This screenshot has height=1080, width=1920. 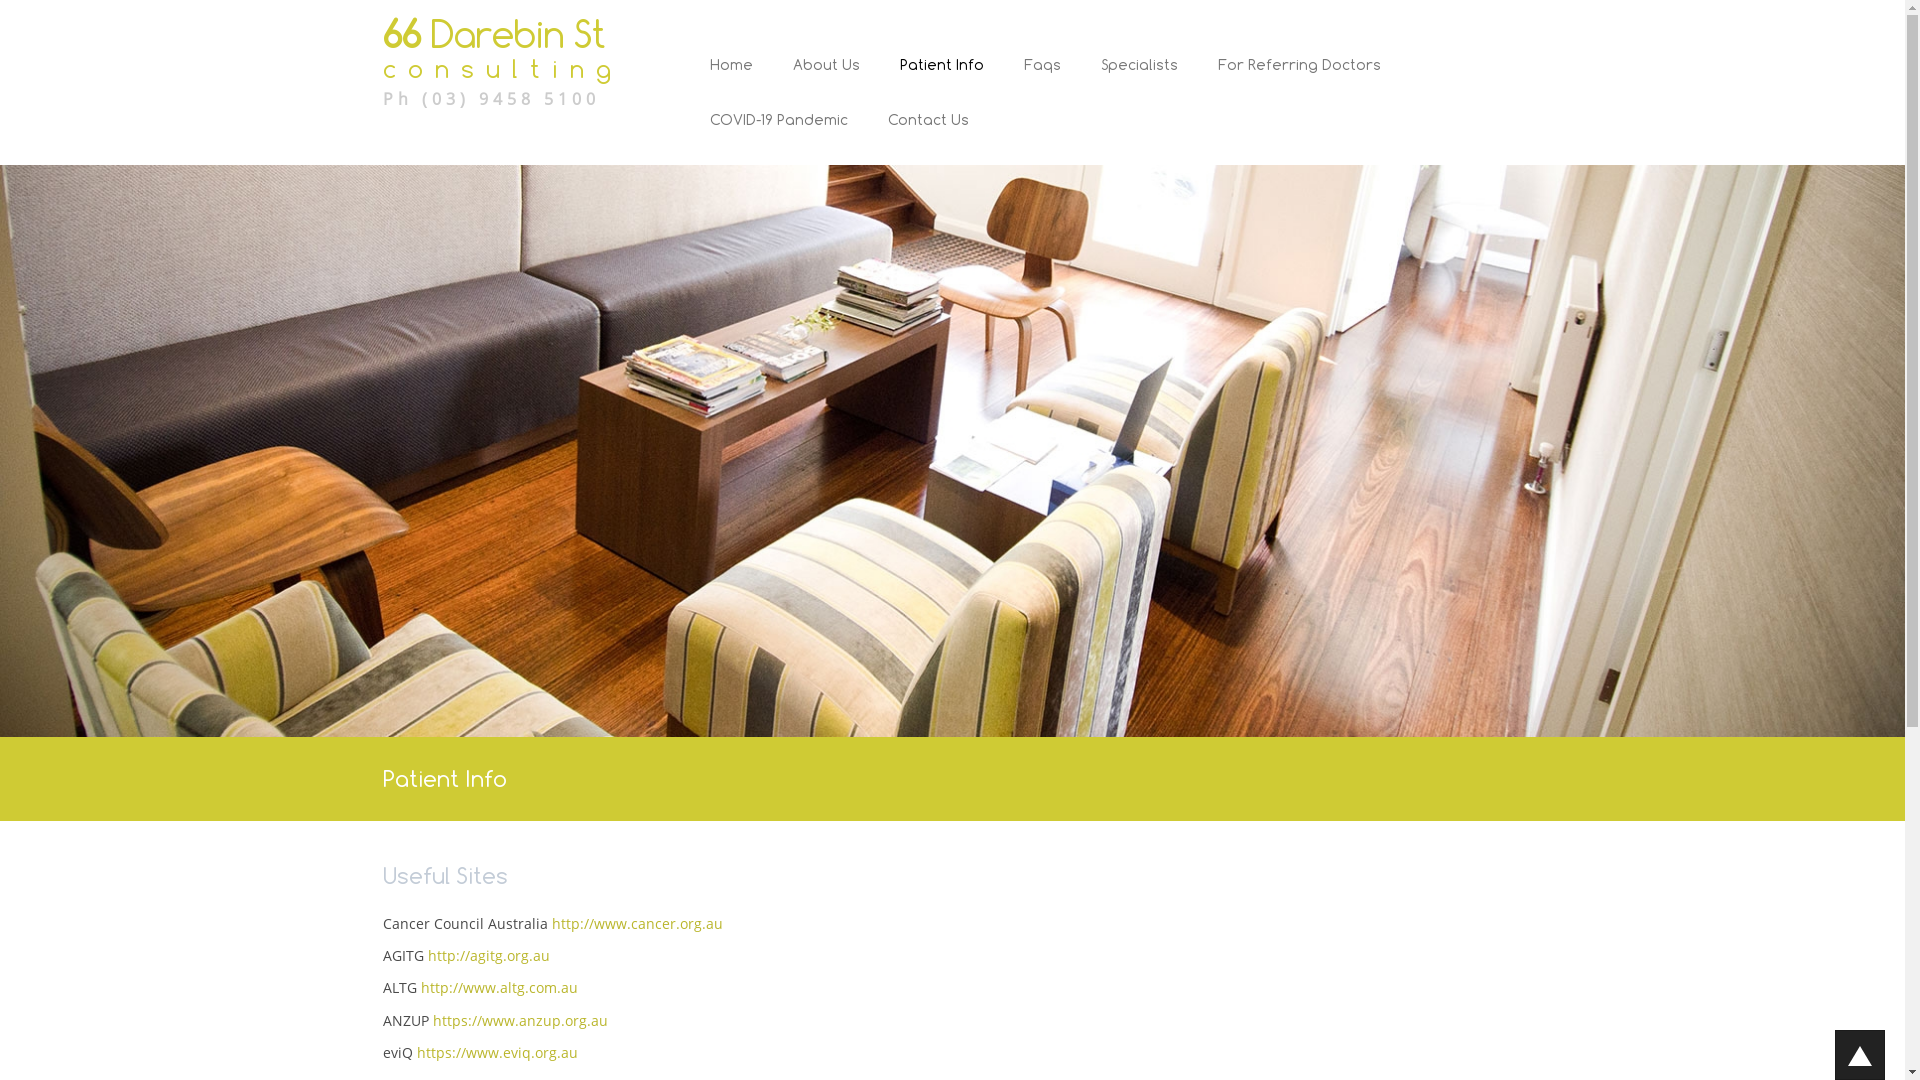 What do you see at coordinates (519, 1020) in the screenshot?
I see `'https://www.anzup.org.au'` at bounding box center [519, 1020].